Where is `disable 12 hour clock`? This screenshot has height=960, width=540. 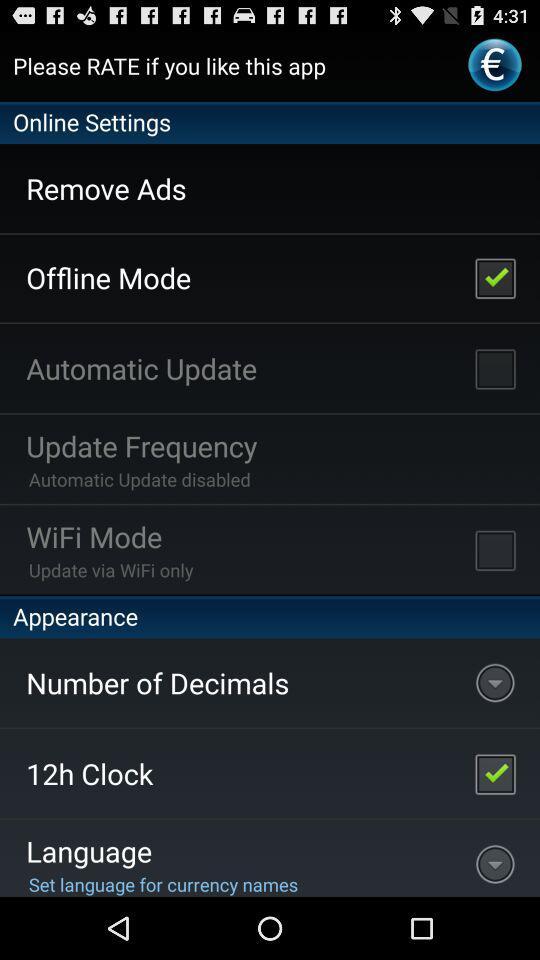 disable 12 hour clock is located at coordinates (494, 772).